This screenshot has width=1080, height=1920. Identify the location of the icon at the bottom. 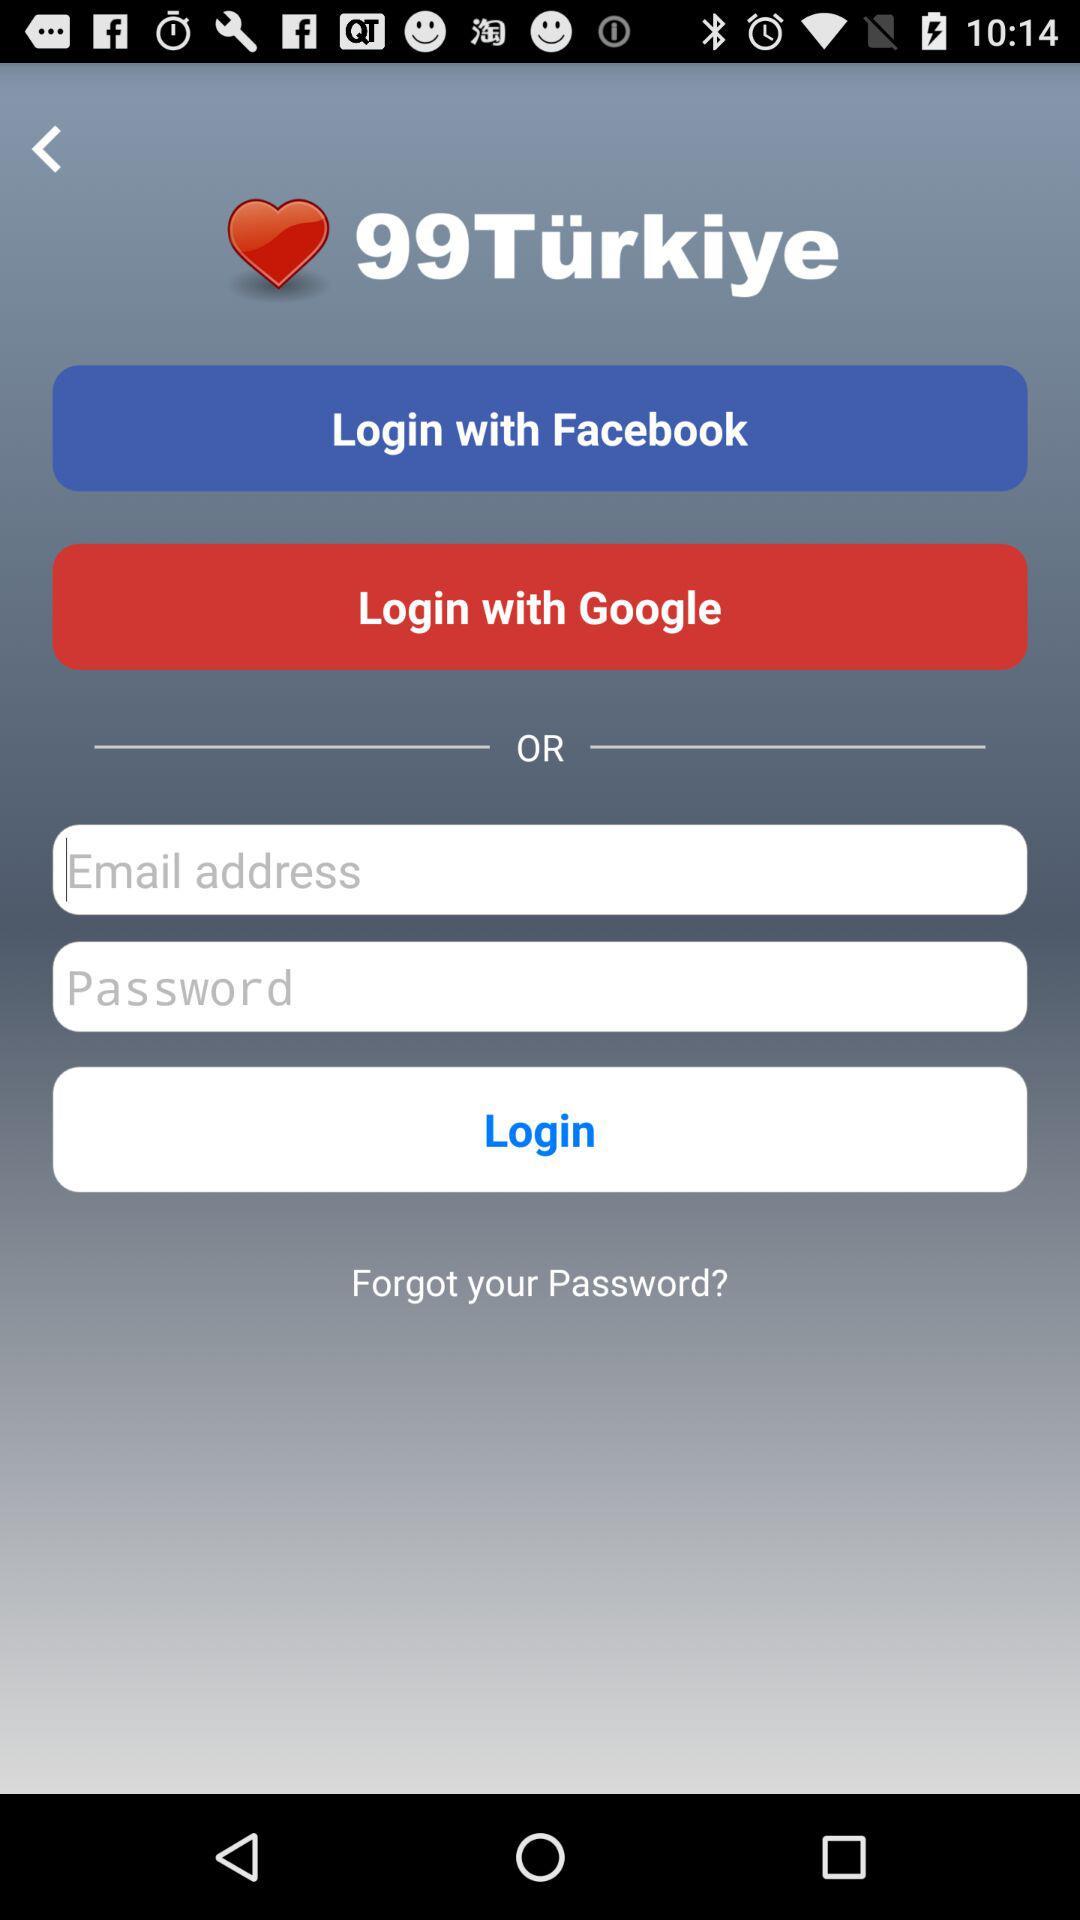
(538, 1281).